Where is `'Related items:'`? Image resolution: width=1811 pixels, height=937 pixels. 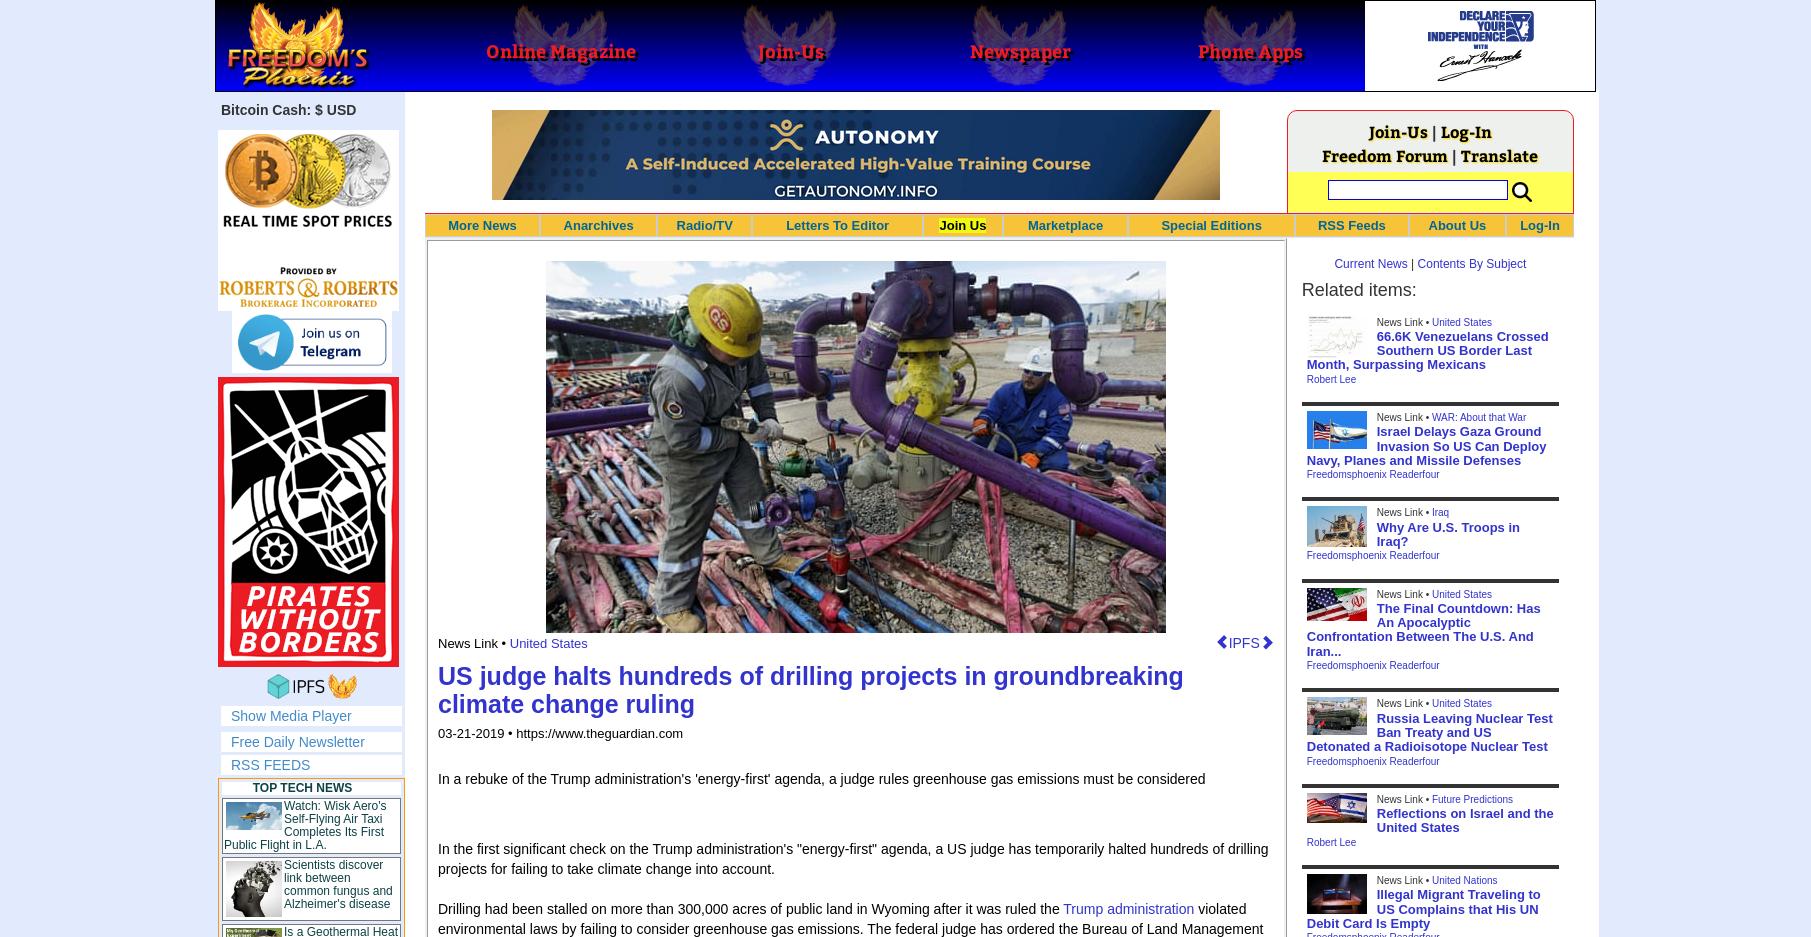
'Related items:' is located at coordinates (1357, 288).